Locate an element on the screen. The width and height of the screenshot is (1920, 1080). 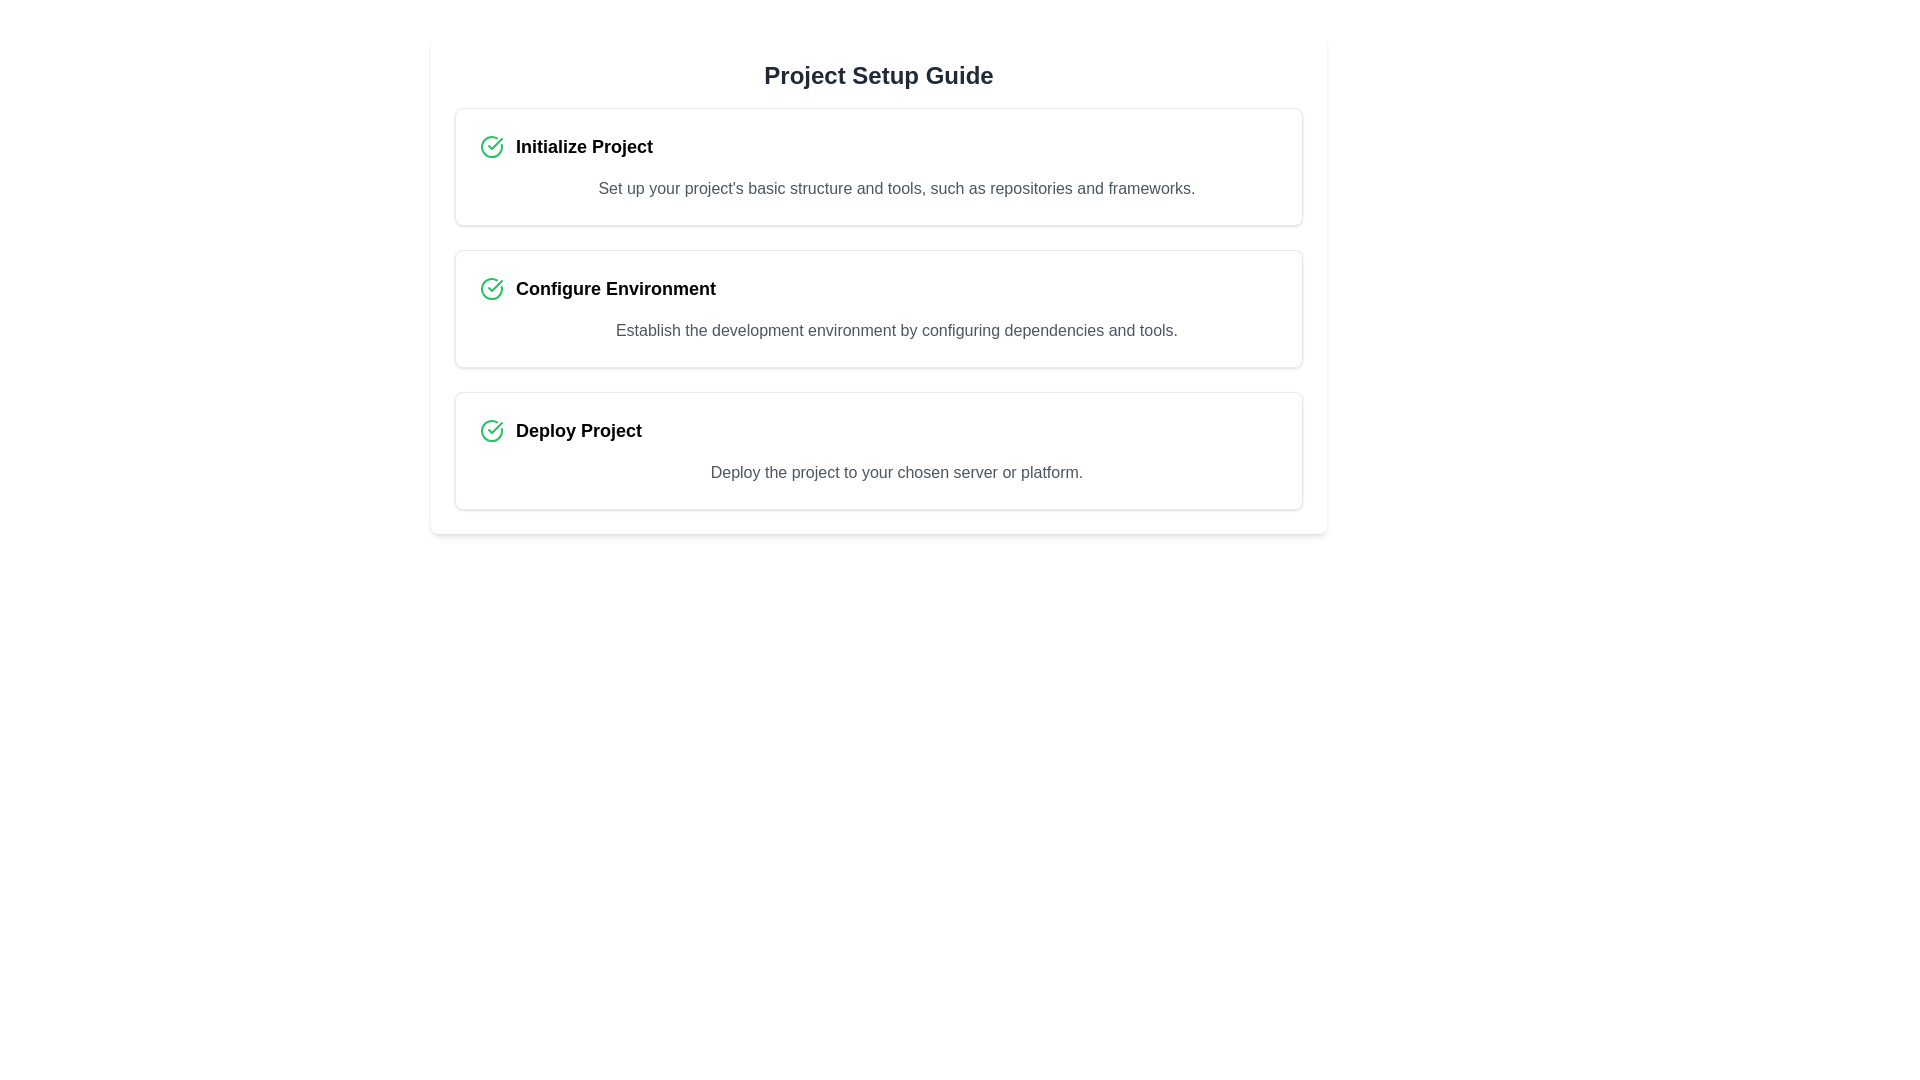
bold, dark-colored text label that says 'Deploy Project', which is located in the third section of the 'Project Setup Guide', positioned to the right of a green circular icon with a checkmark is located at coordinates (578, 430).